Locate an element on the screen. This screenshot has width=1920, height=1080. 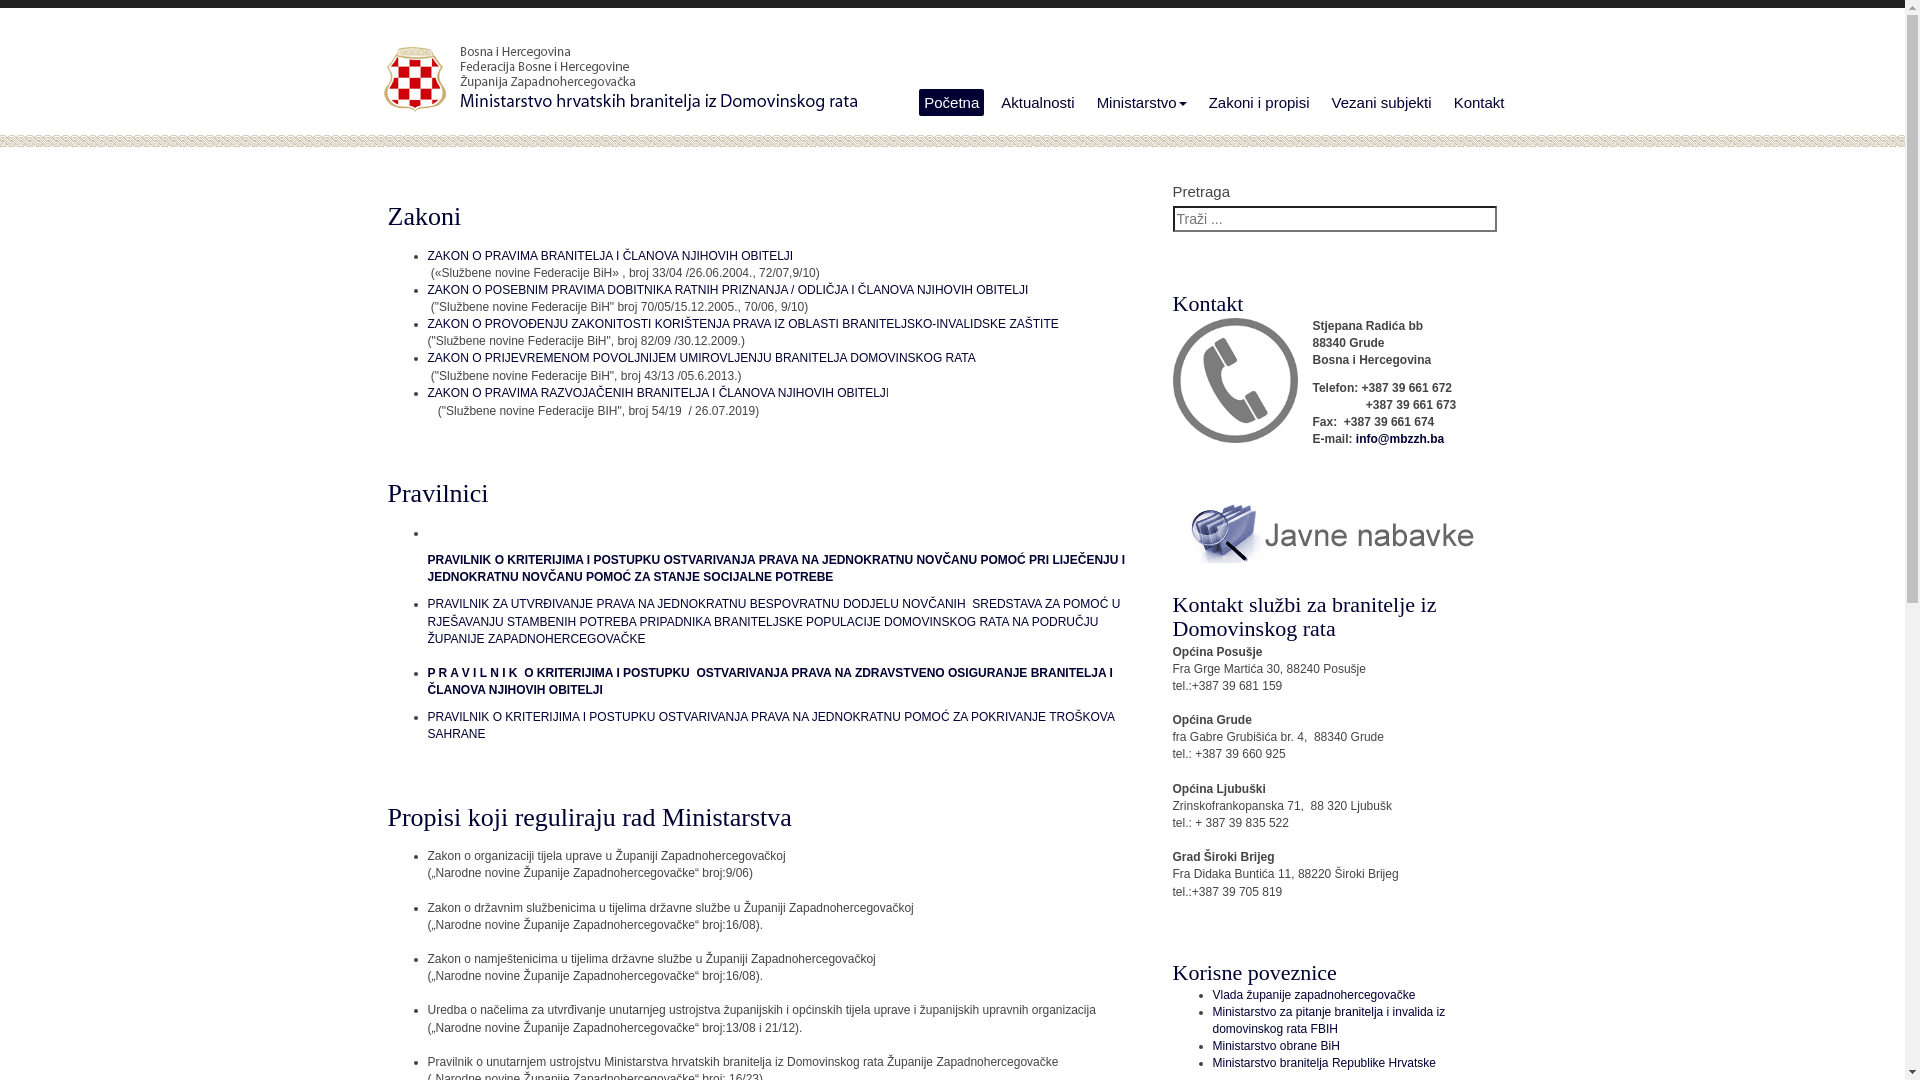
'Aktualnosti' is located at coordinates (996, 102).